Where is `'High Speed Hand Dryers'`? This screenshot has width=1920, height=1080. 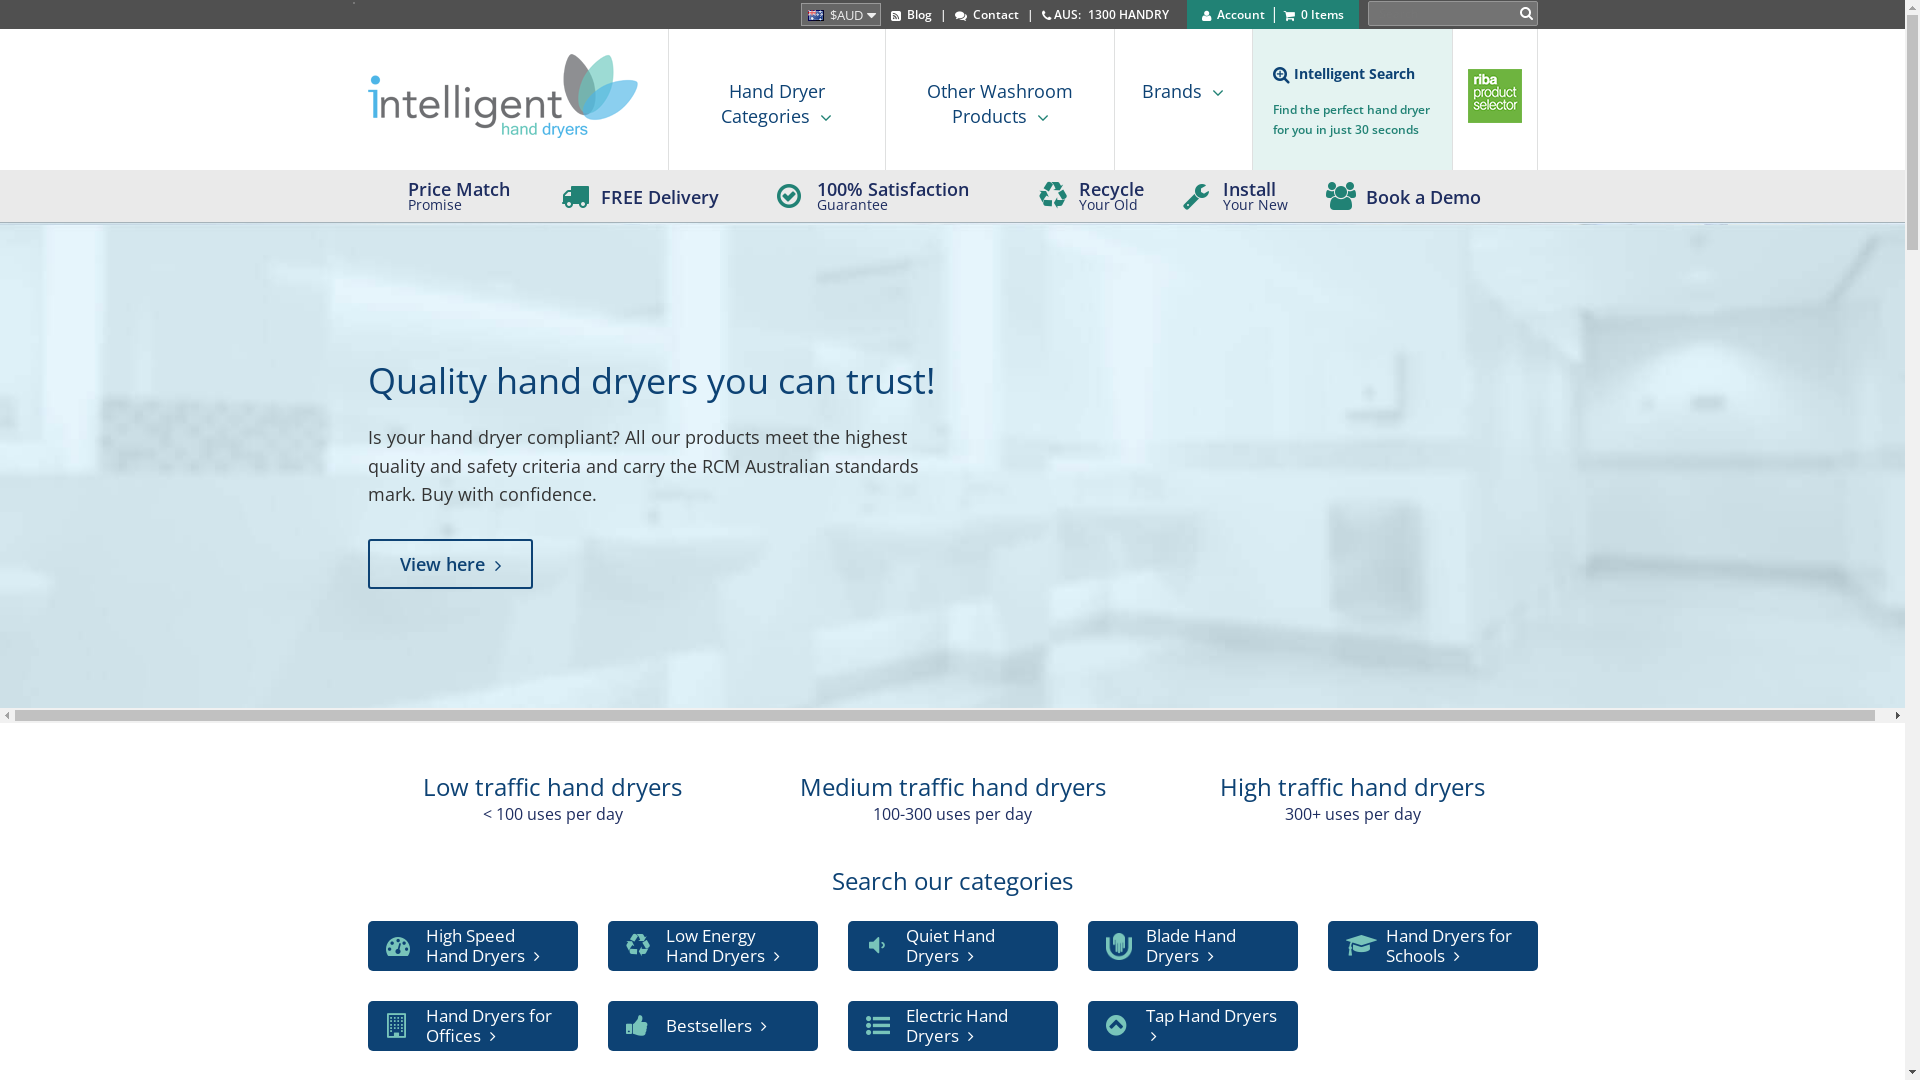
'High Speed Hand Dryers' is located at coordinates (472, 945).